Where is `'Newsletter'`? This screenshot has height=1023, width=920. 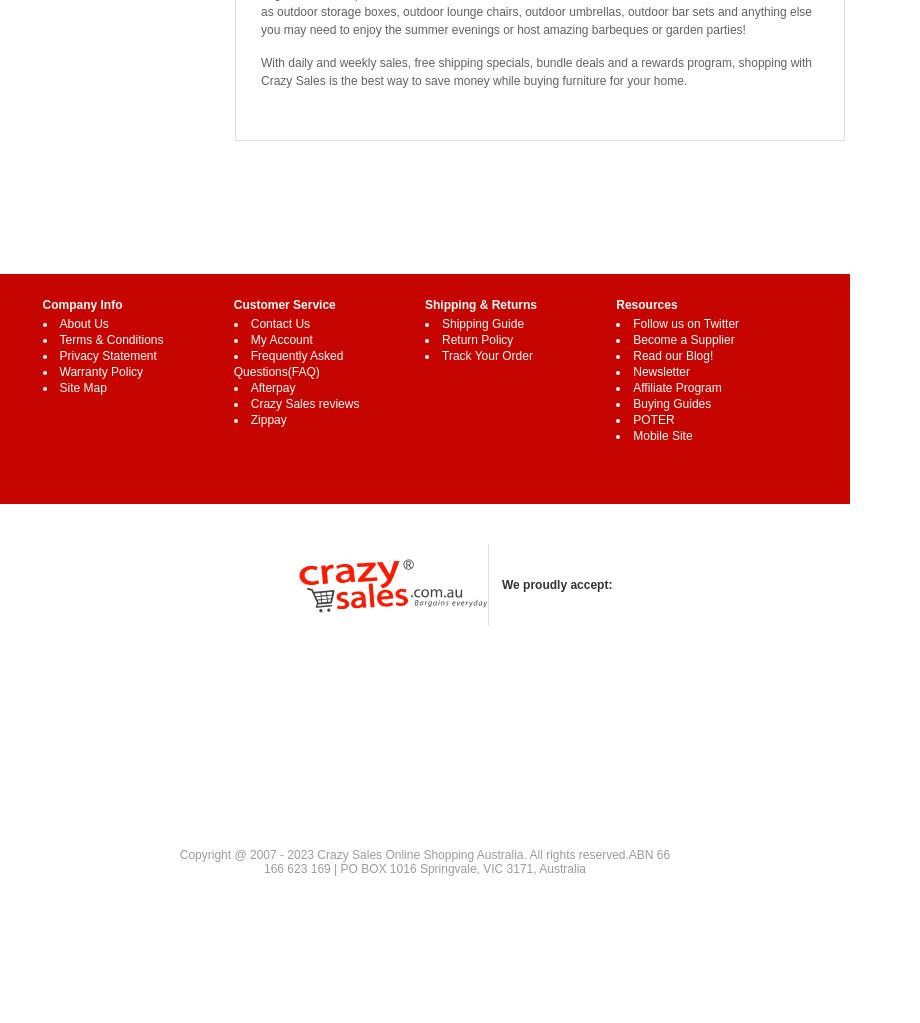
'Newsletter' is located at coordinates (660, 370).